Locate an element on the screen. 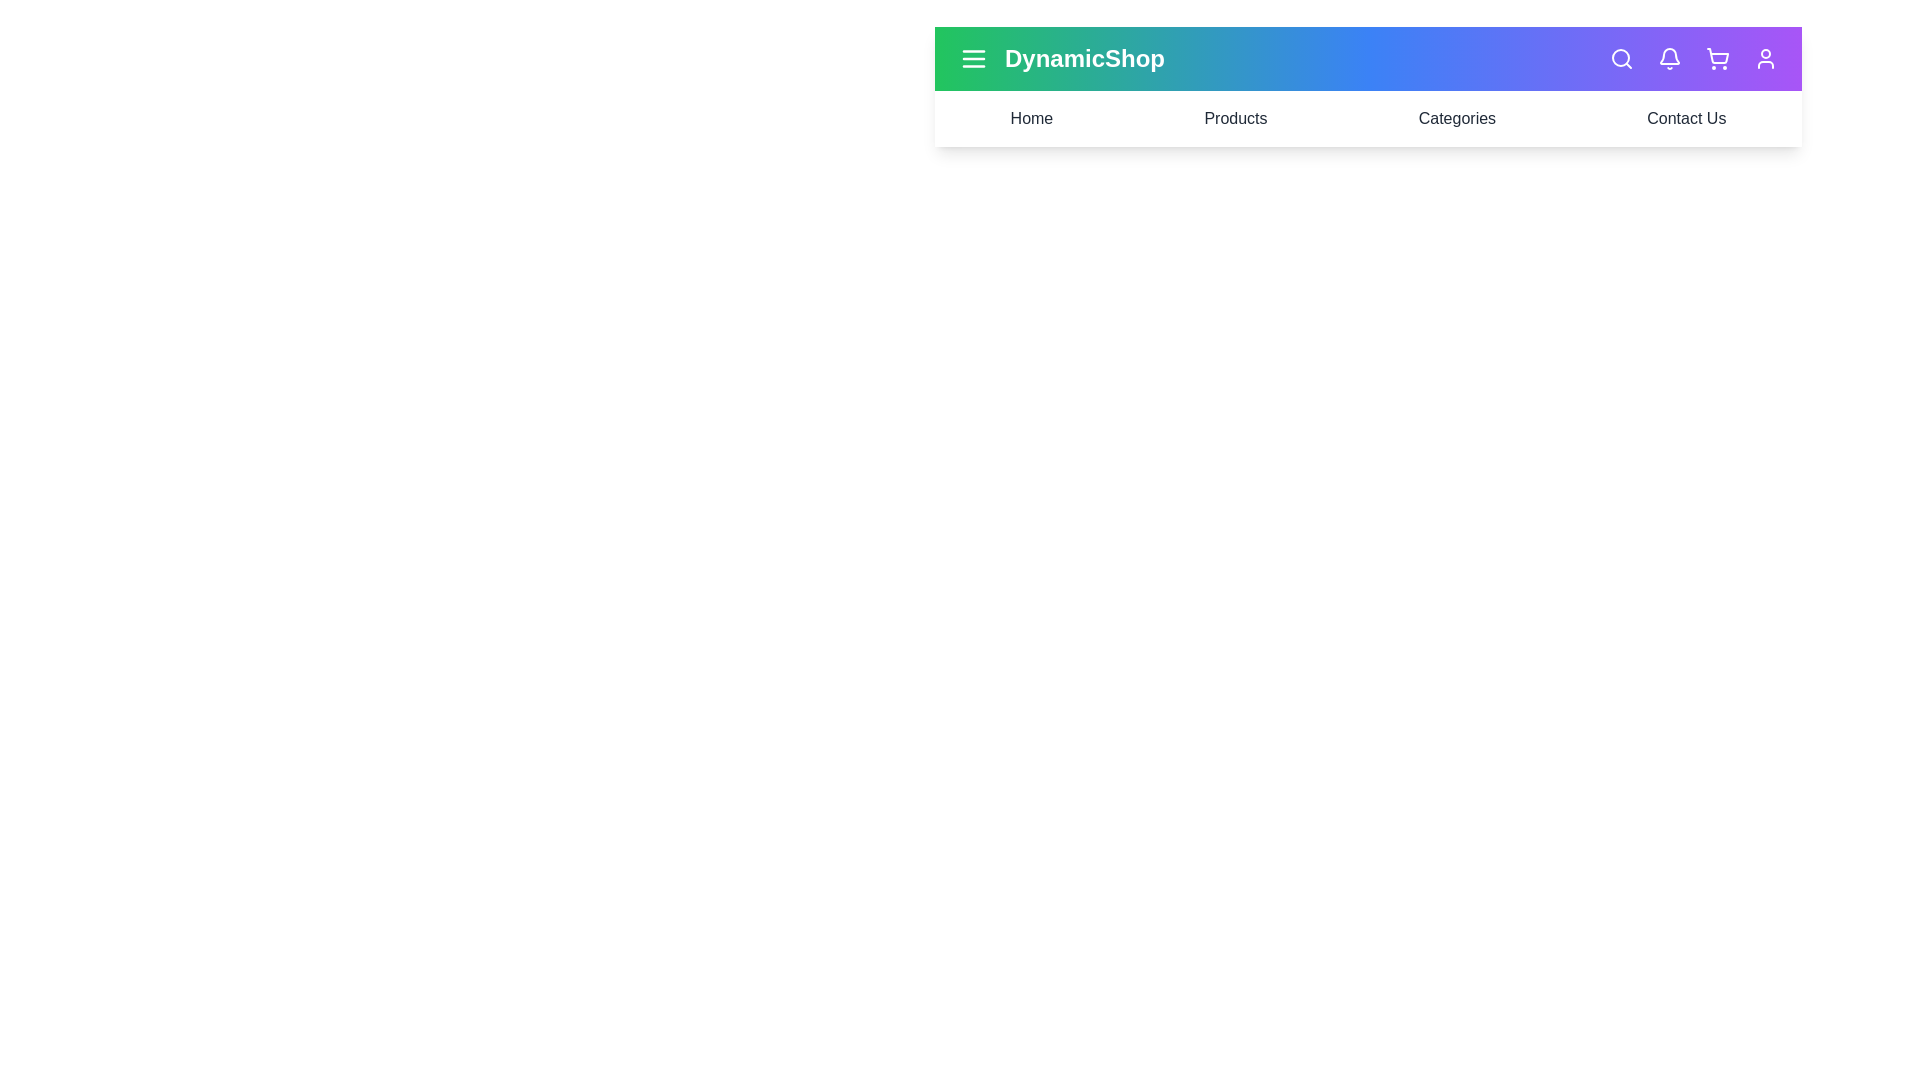 The image size is (1920, 1080). the search icon to initiate a search action is located at coordinates (1622, 57).